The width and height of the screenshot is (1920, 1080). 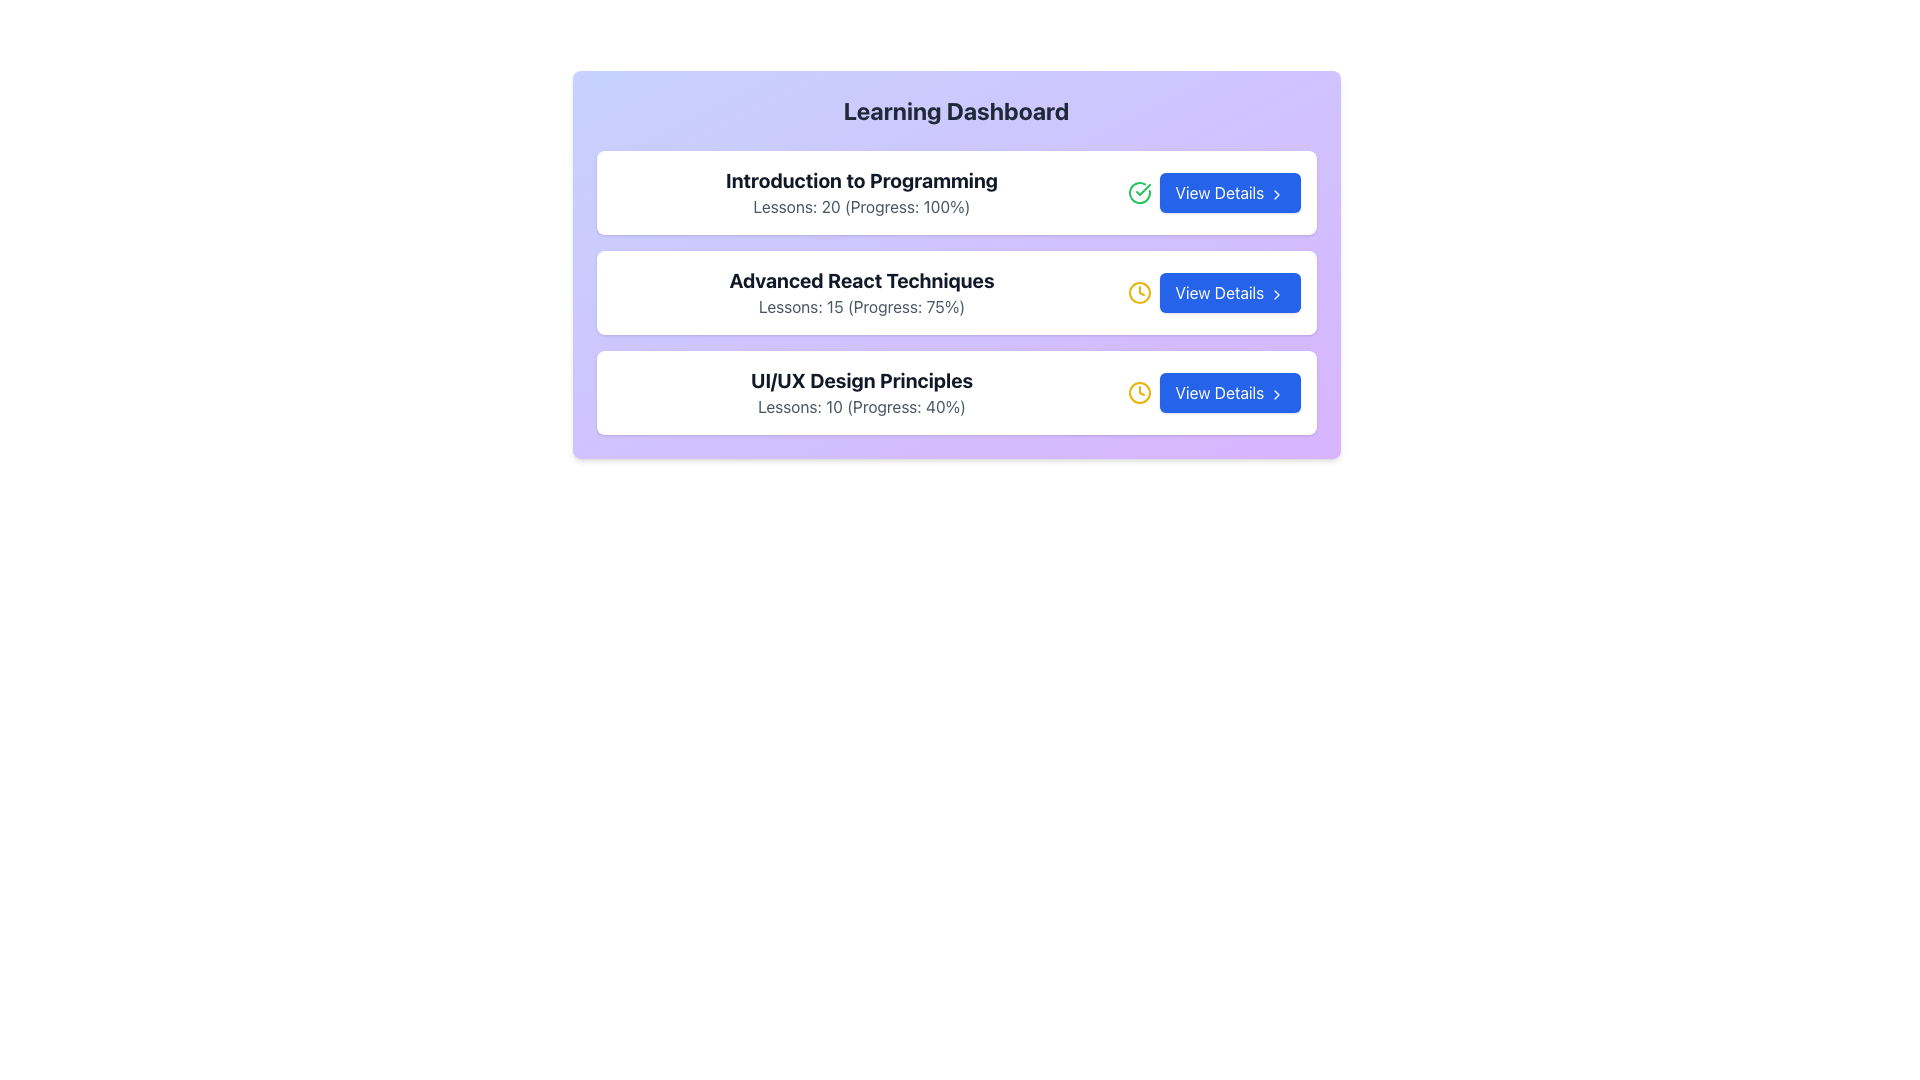 I want to click on the right-pointing chevron arrow icon located on the rightmost side of the 'View Details' button for the 'Introduction to Programming' entry on the dashboard interface, so click(x=1275, y=194).